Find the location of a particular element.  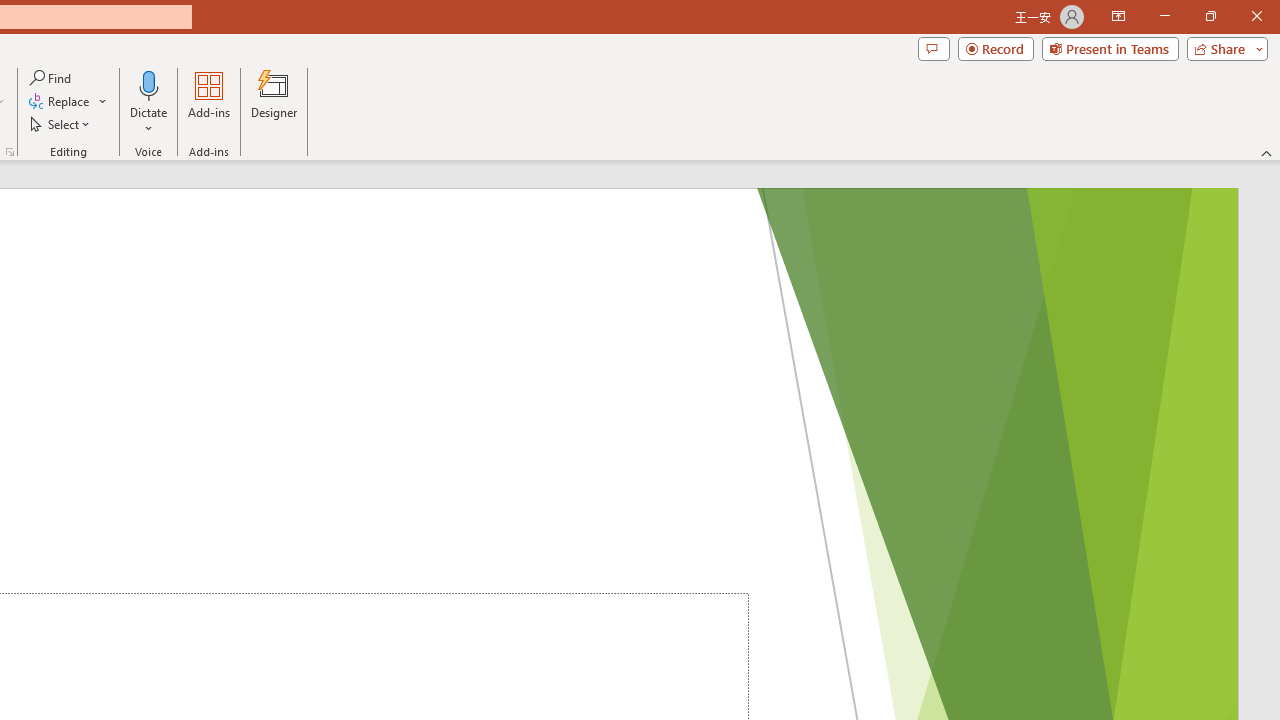

'Select' is located at coordinates (61, 124).